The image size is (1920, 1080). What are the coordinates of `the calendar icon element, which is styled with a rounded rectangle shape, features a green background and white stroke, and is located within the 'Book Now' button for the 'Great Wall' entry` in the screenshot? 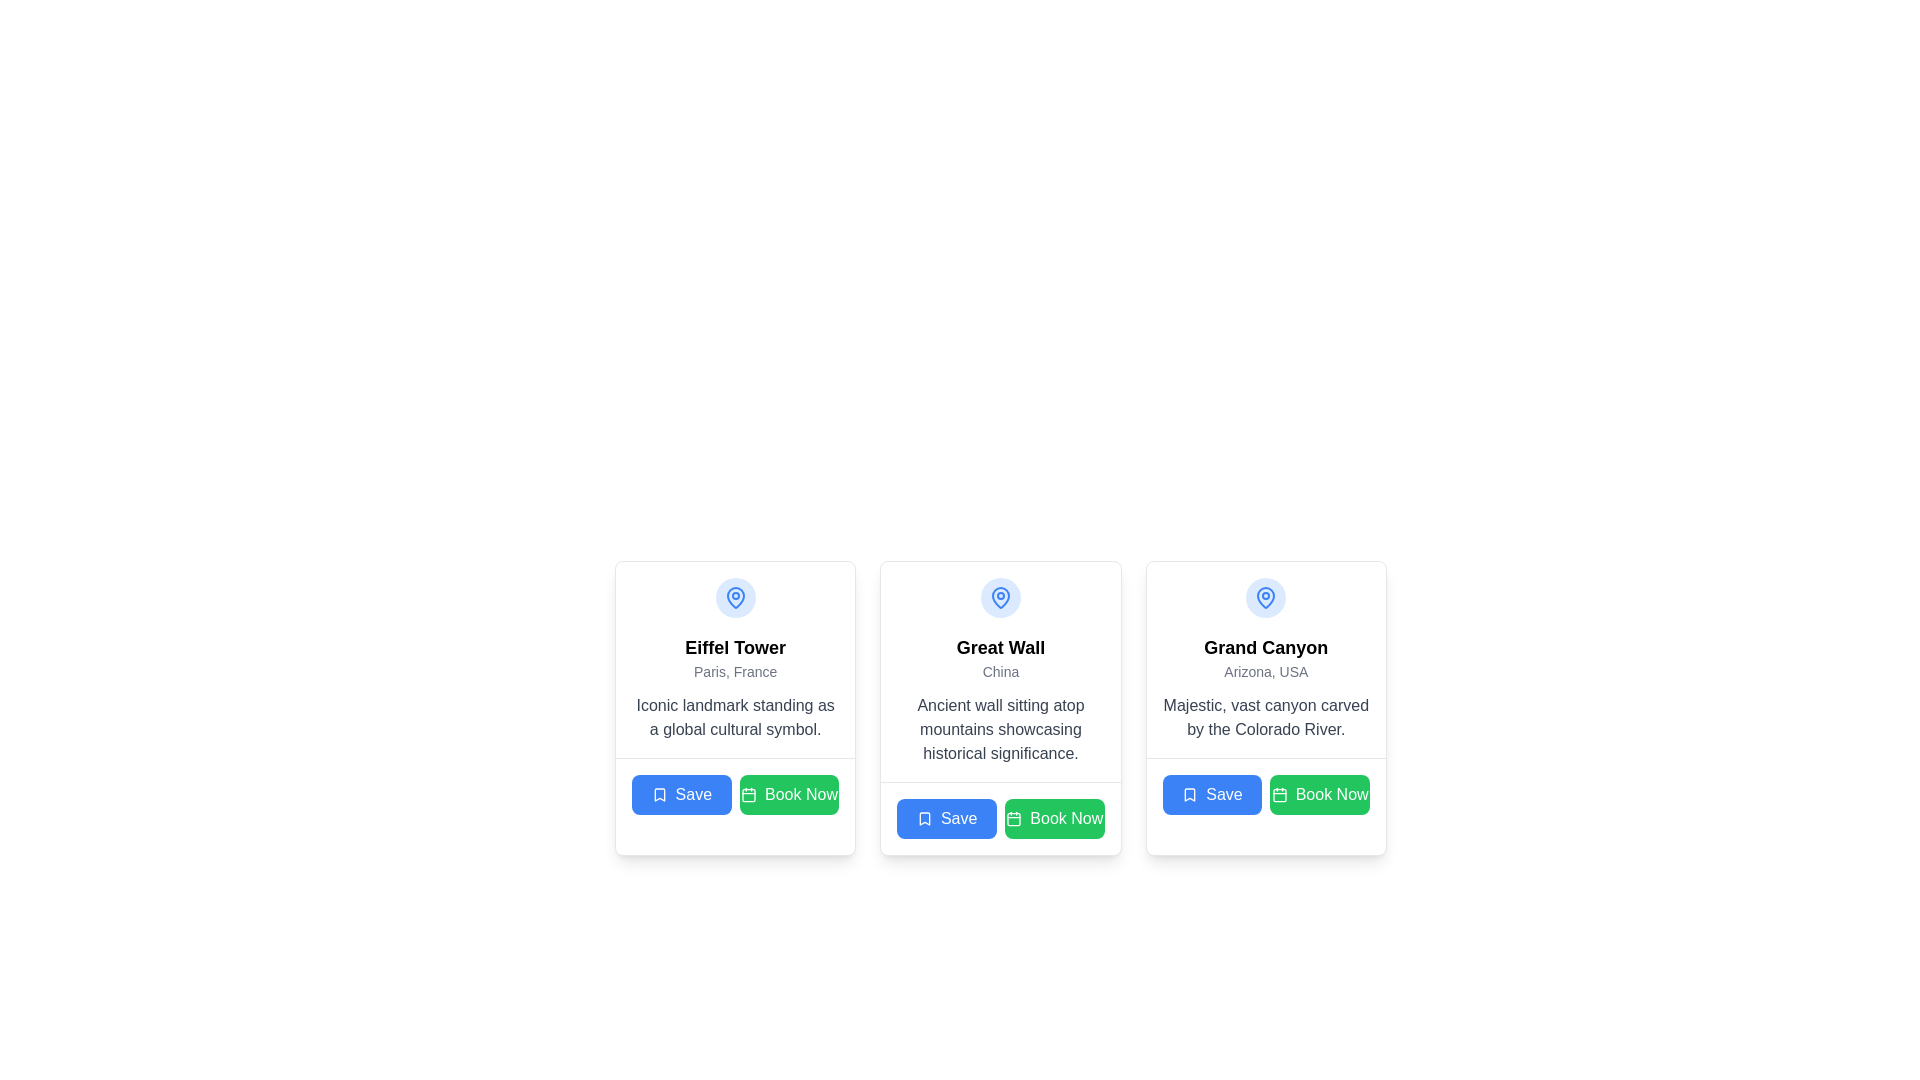 It's located at (1014, 818).